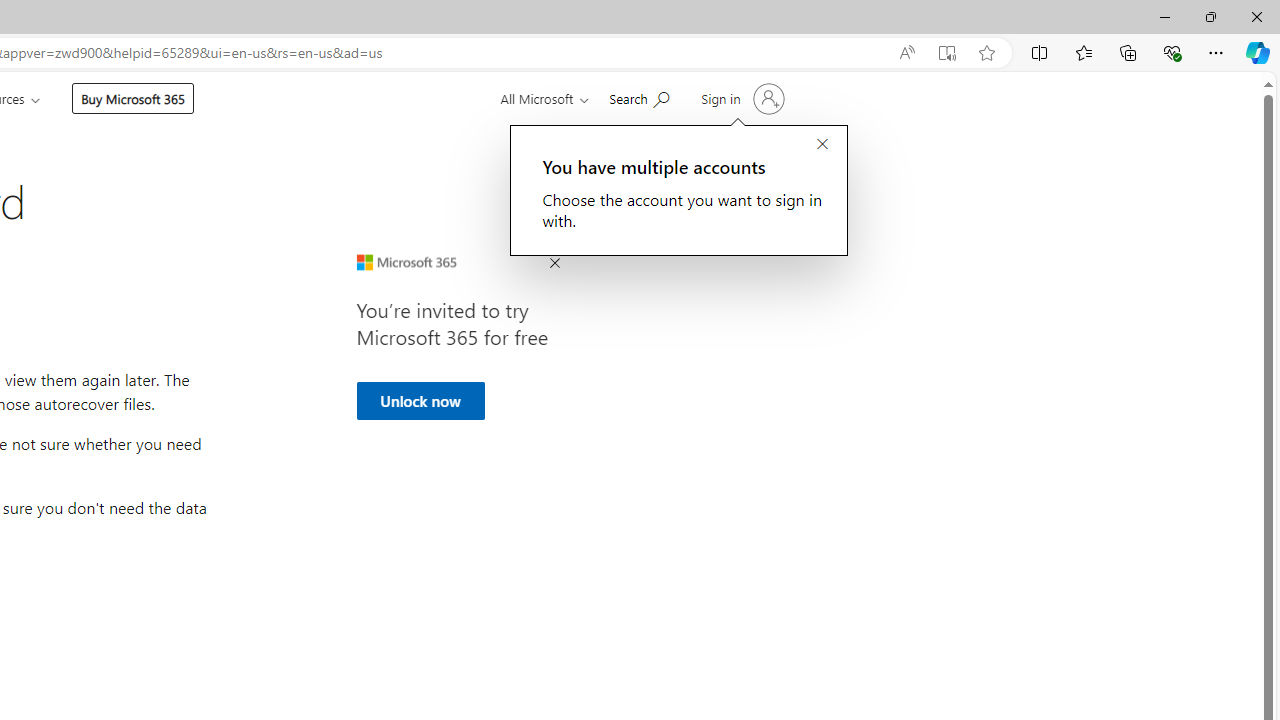  I want to click on 'Read aloud this page (Ctrl+Shift+U)', so click(905, 52).